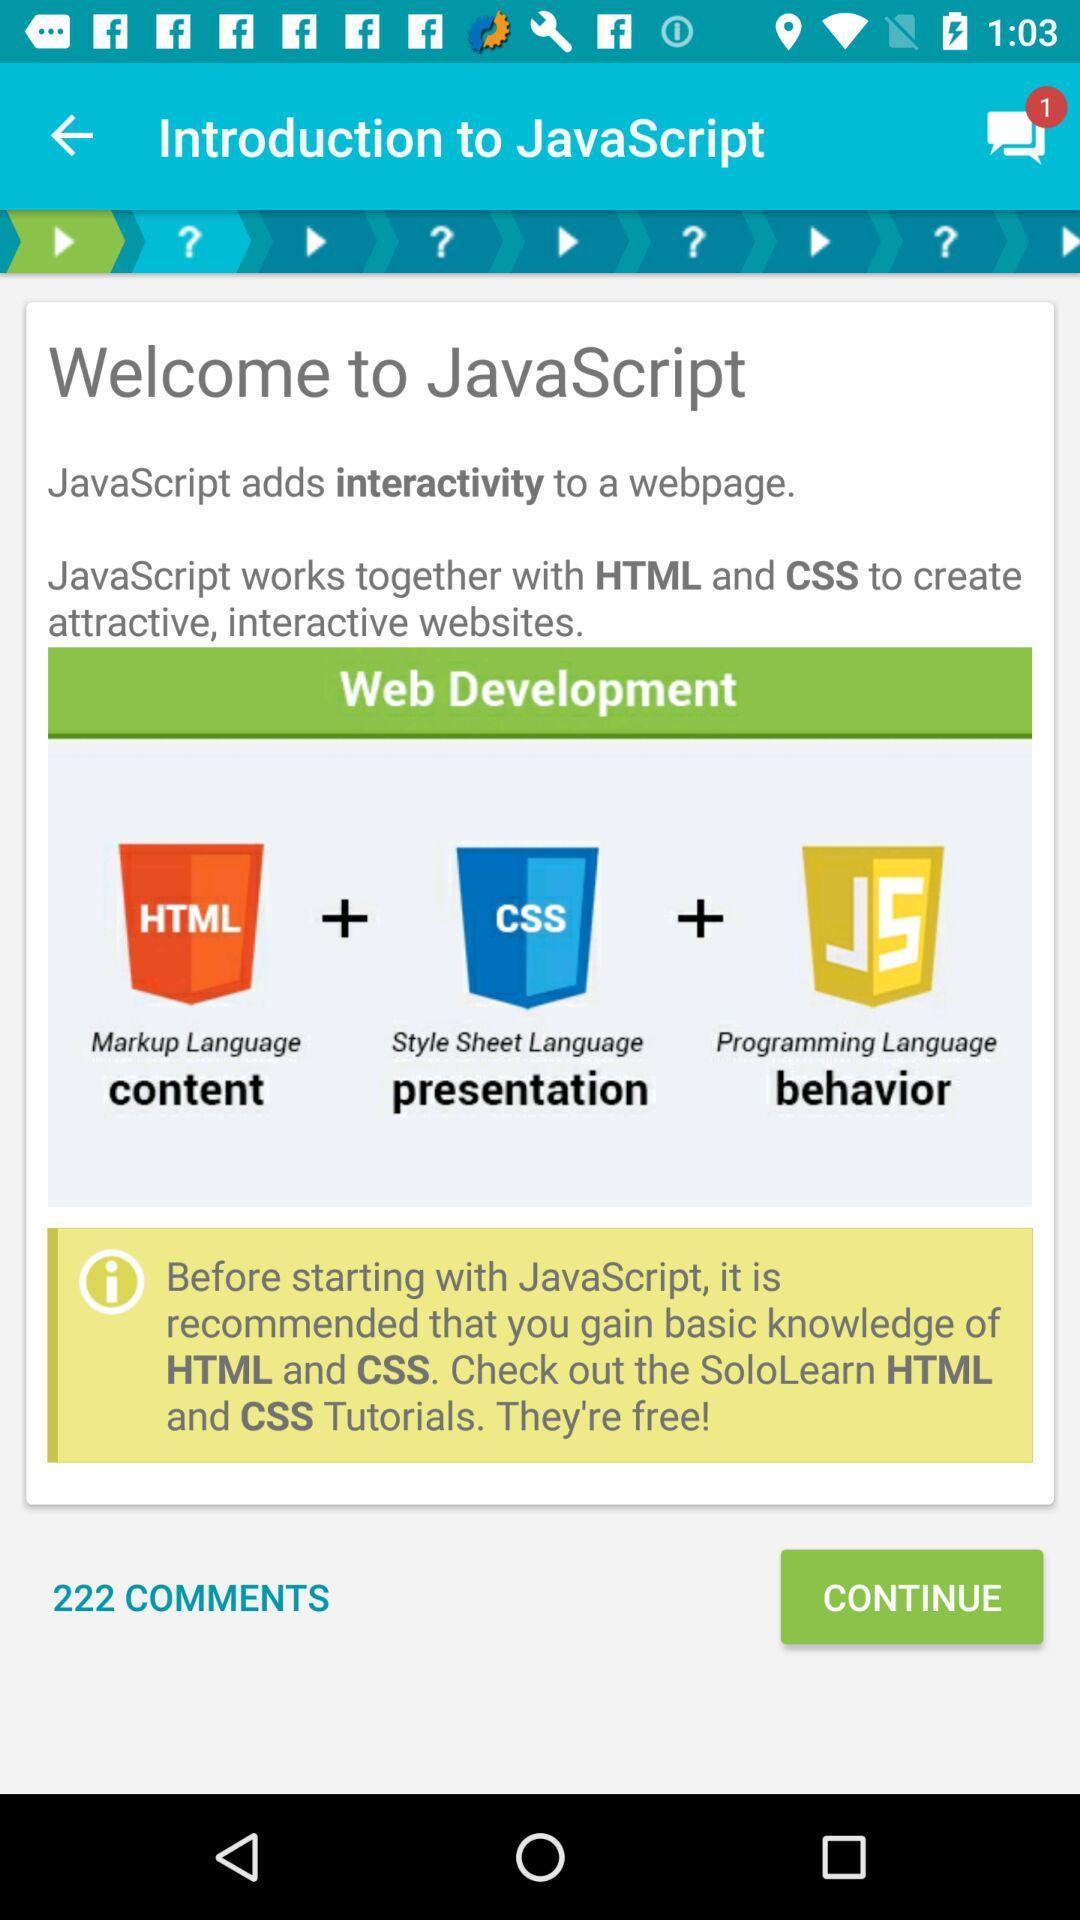 The height and width of the screenshot is (1920, 1080). Describe the element at coordinates (945, 240) in the screenshot. I see `the help icon` at that location.